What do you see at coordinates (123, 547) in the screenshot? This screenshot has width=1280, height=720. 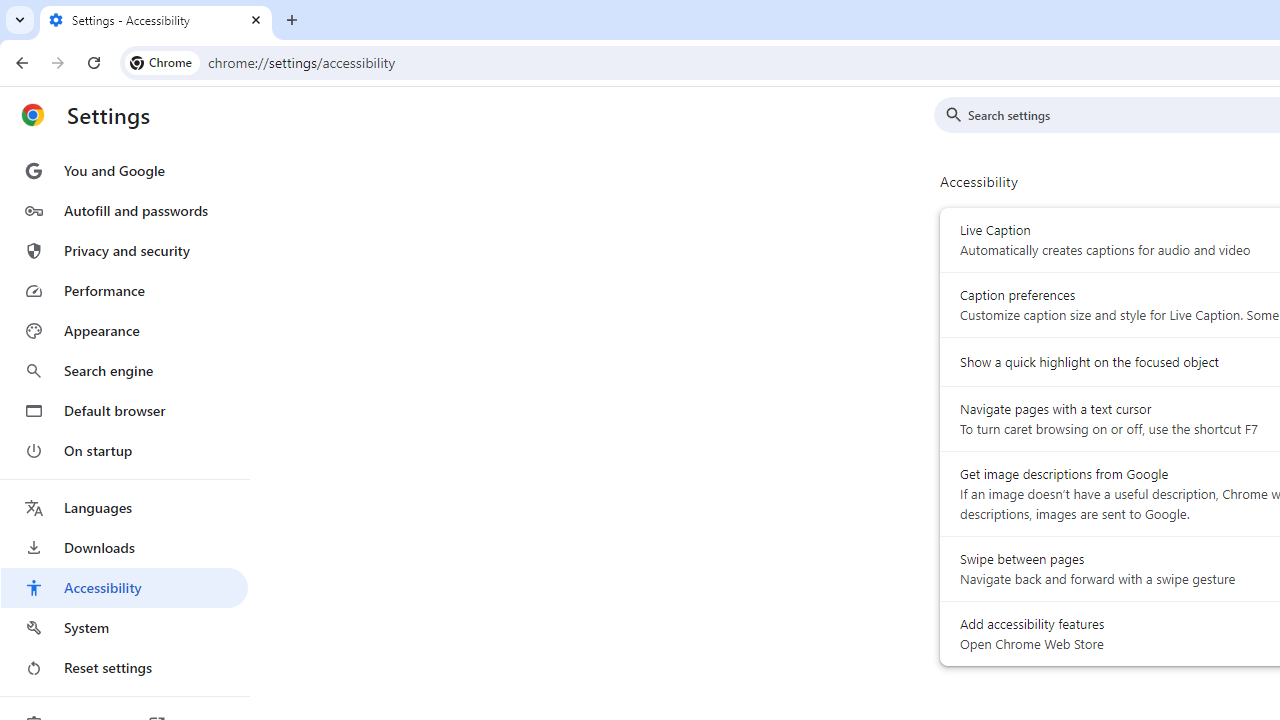 I see `'Downloads'` at bounding box center [123, 547].